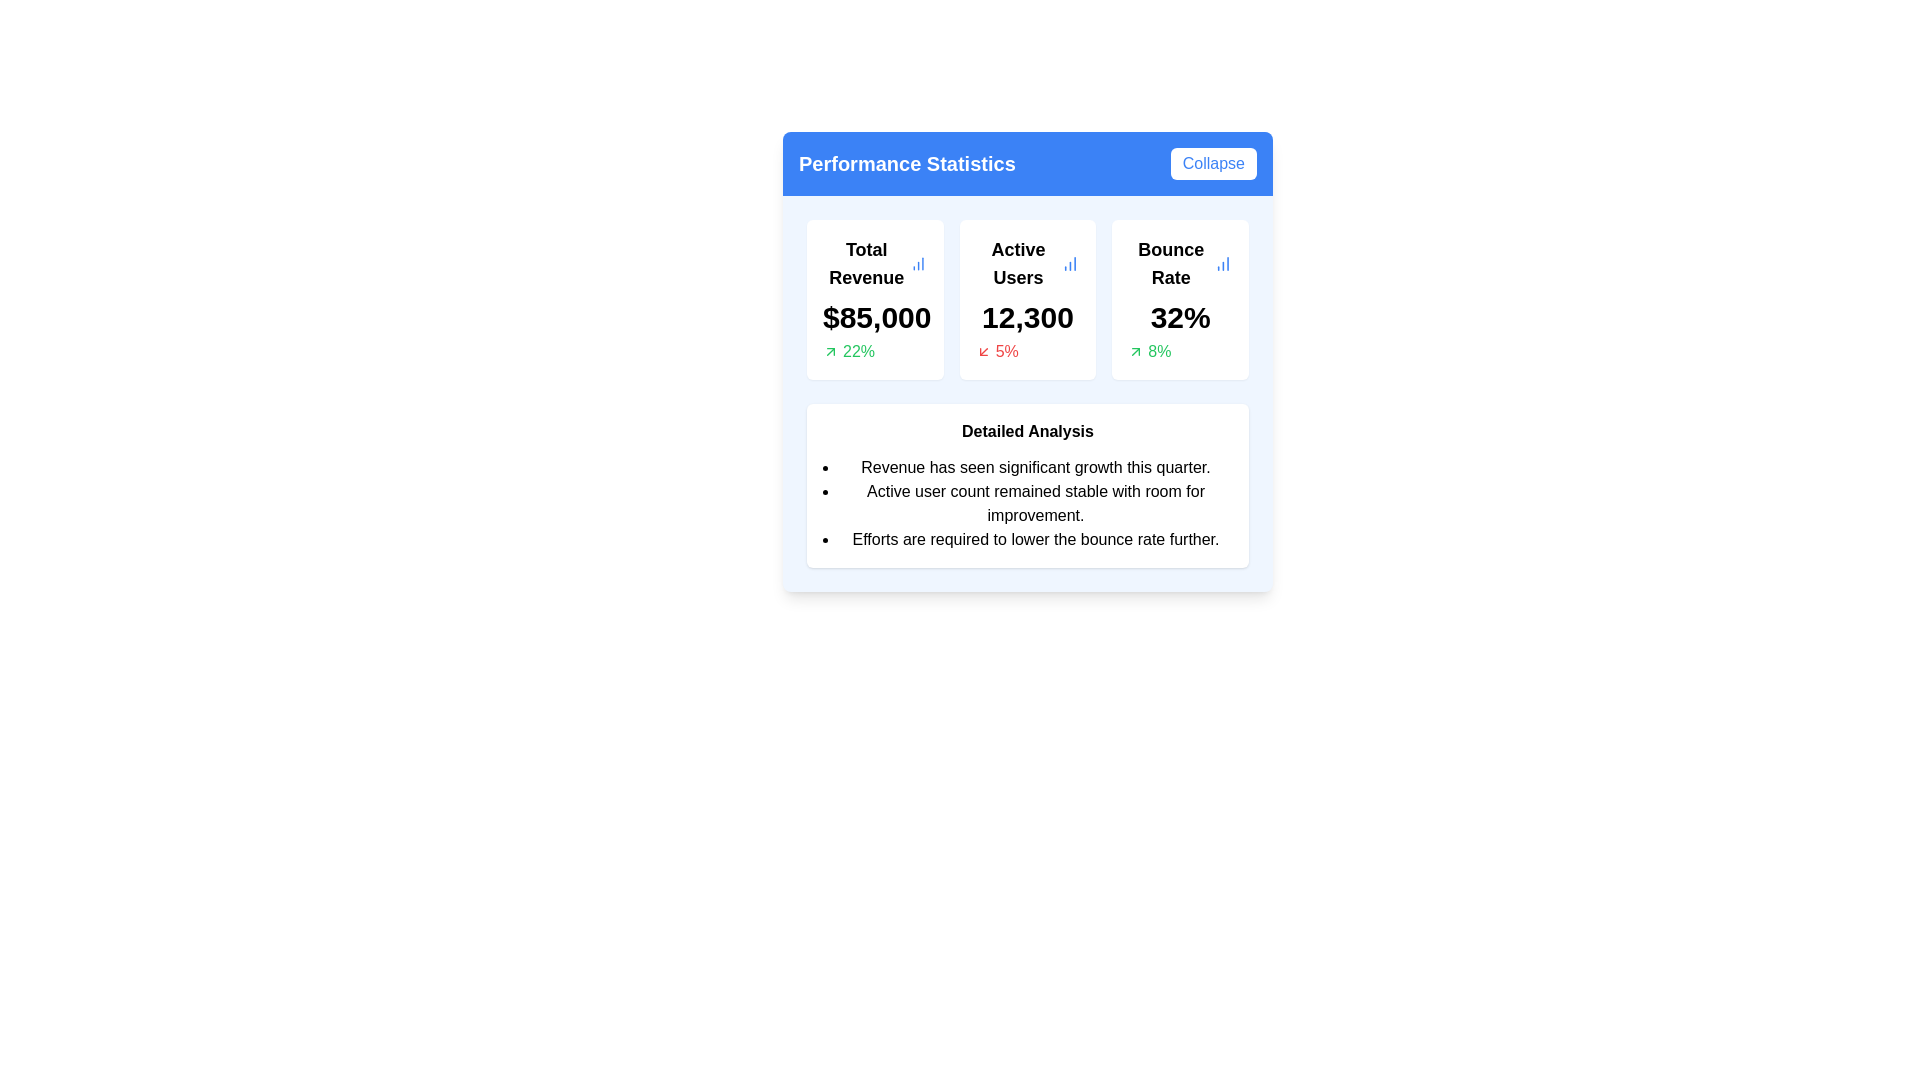  I want to click on value displayed in the bold text label showing '12,300' located within the 'Active Users' card, positioned between the 'Active Users' title and the '5%' percentage indicator, so click(1027, 316).